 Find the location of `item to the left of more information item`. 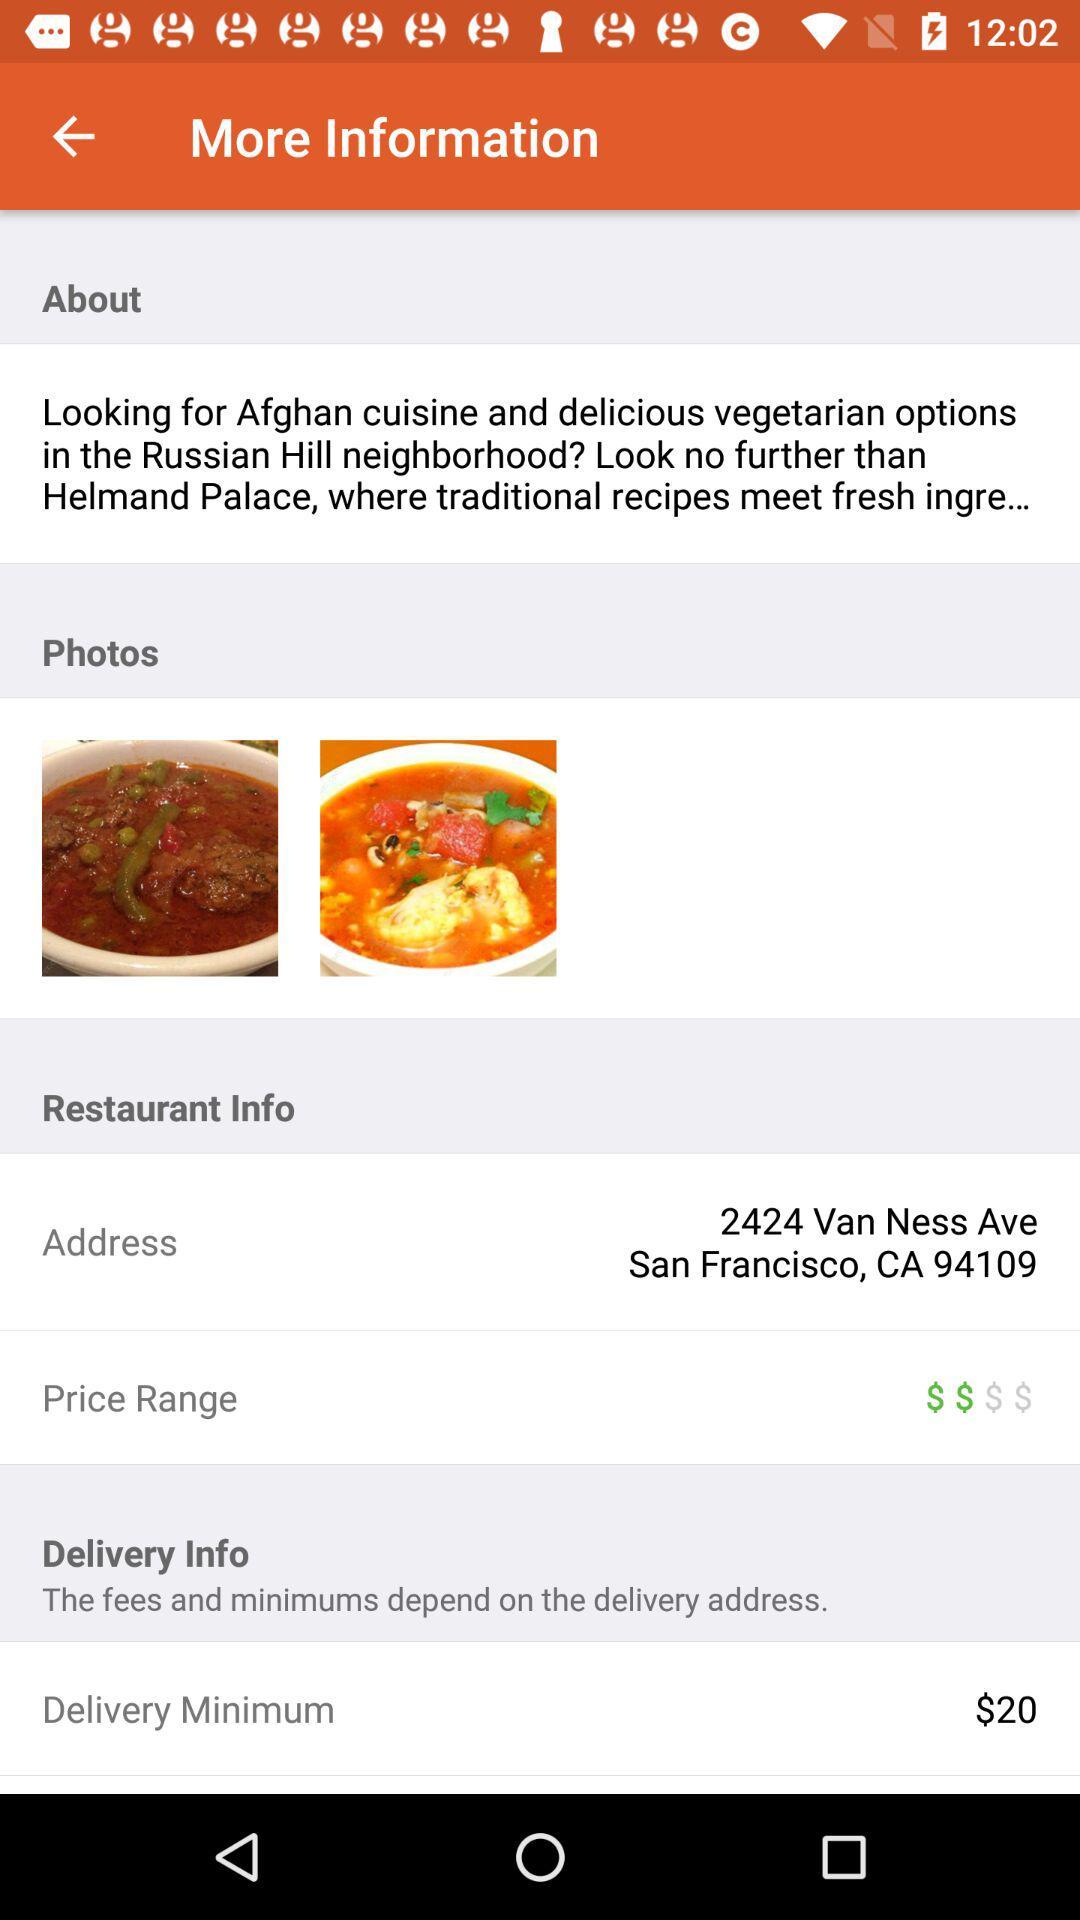

item to the left of more information item is located at coordinates (72, 135).